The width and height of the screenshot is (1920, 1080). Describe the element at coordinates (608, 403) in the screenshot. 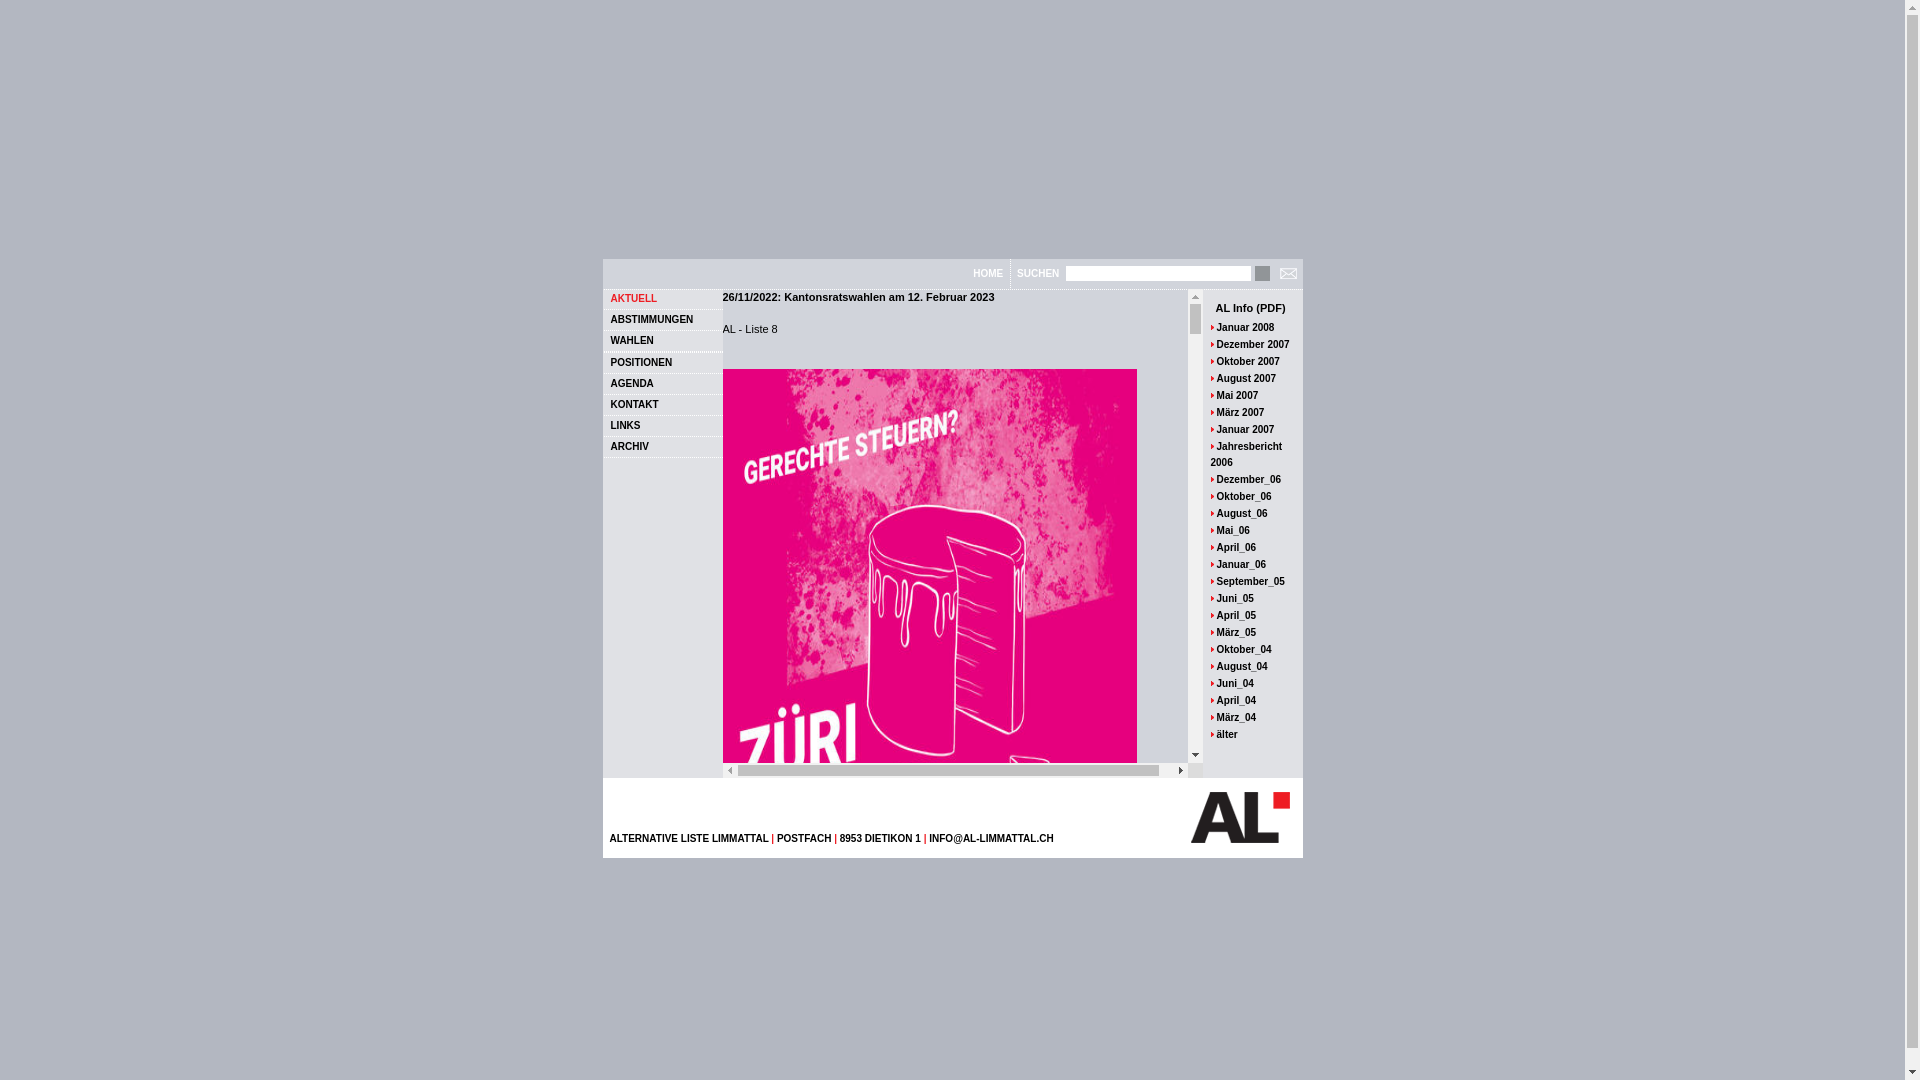

I see `'KONTAKT'` at that location.